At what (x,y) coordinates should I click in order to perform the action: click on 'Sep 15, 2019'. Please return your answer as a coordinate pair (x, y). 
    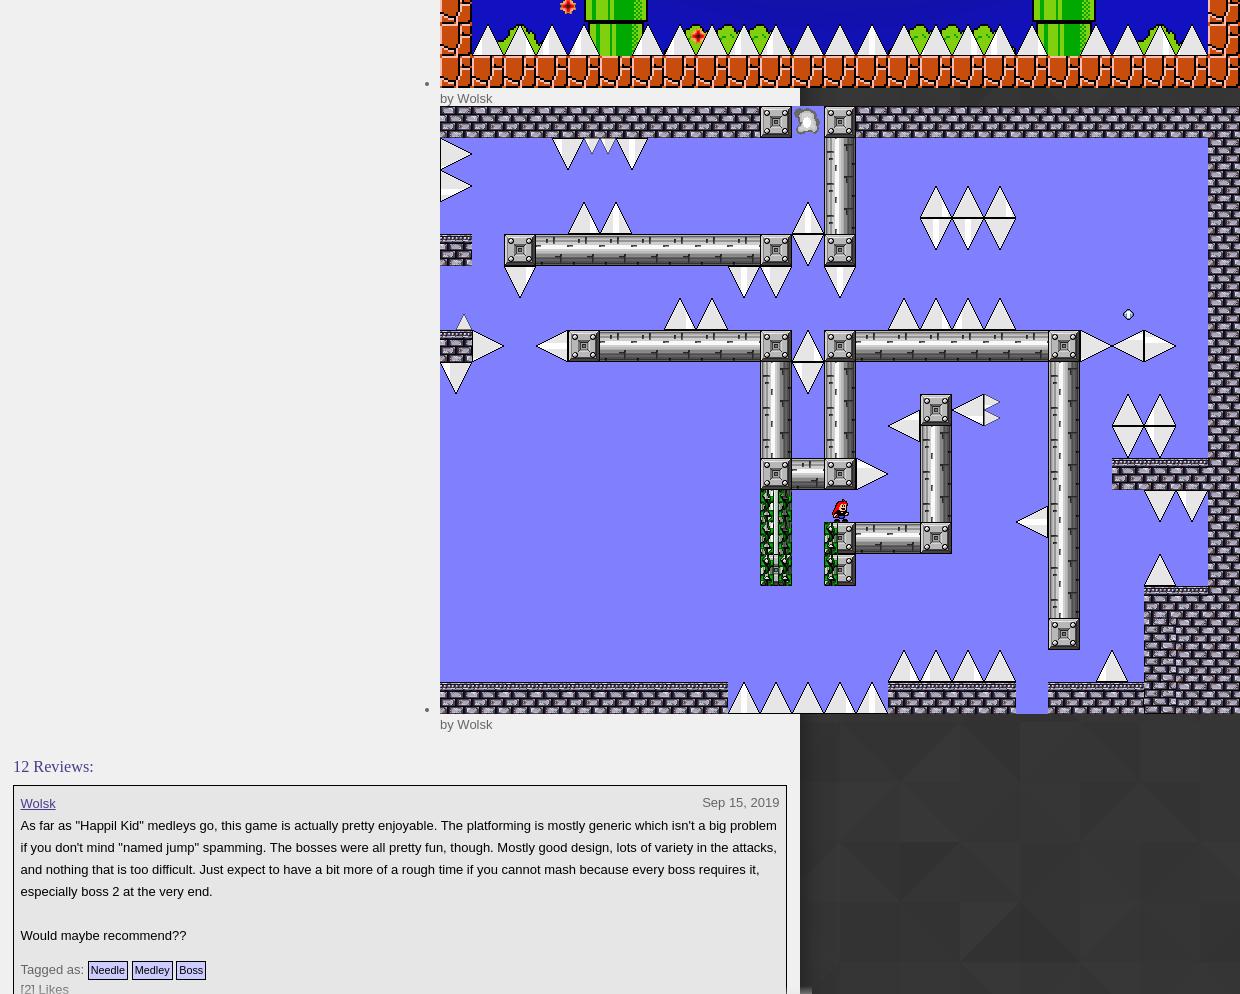
    Looking at the image, I should click on (740, 801).